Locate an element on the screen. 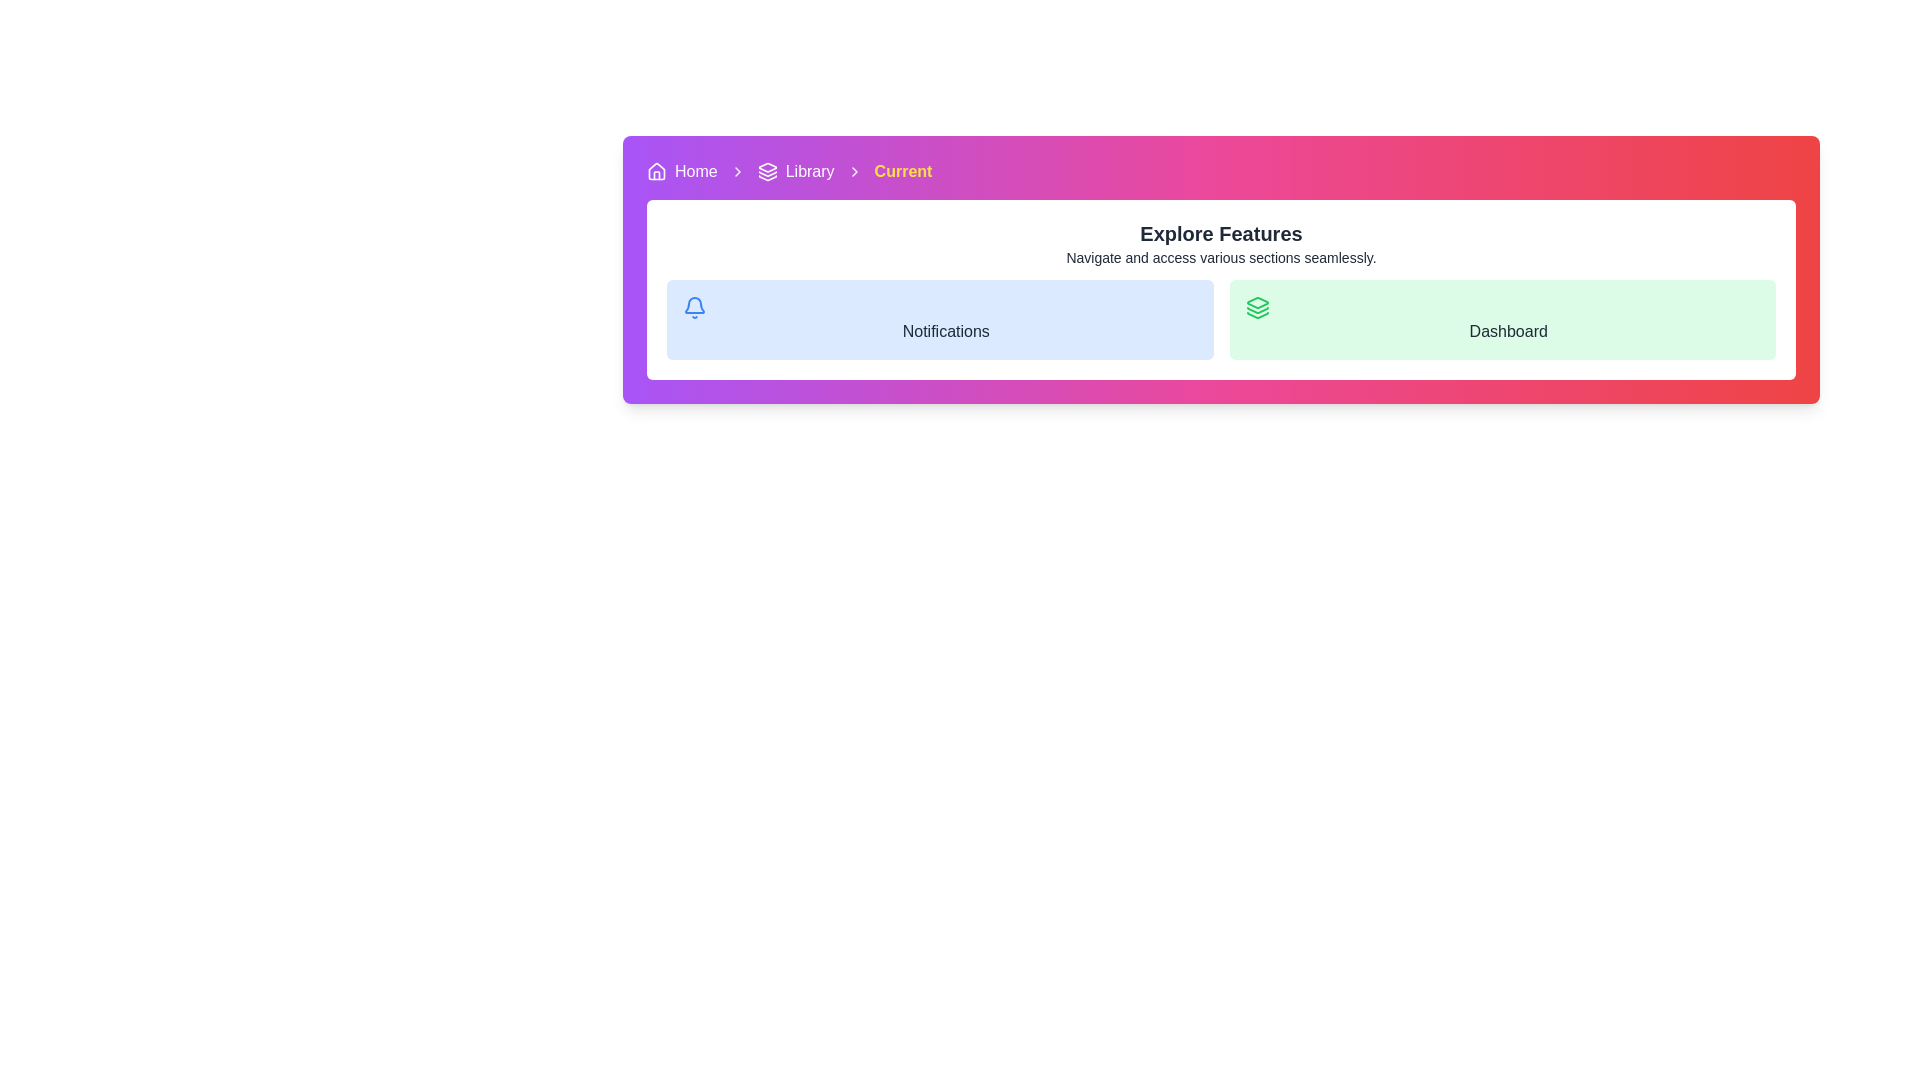 The height and width of the screenshot is (1080, 1920). the 'Dashboard' navigation button, which is located in the second column of a two-column grid layout, directly to the right of the 'Notifications' button is located at coordinates (1502, 319).